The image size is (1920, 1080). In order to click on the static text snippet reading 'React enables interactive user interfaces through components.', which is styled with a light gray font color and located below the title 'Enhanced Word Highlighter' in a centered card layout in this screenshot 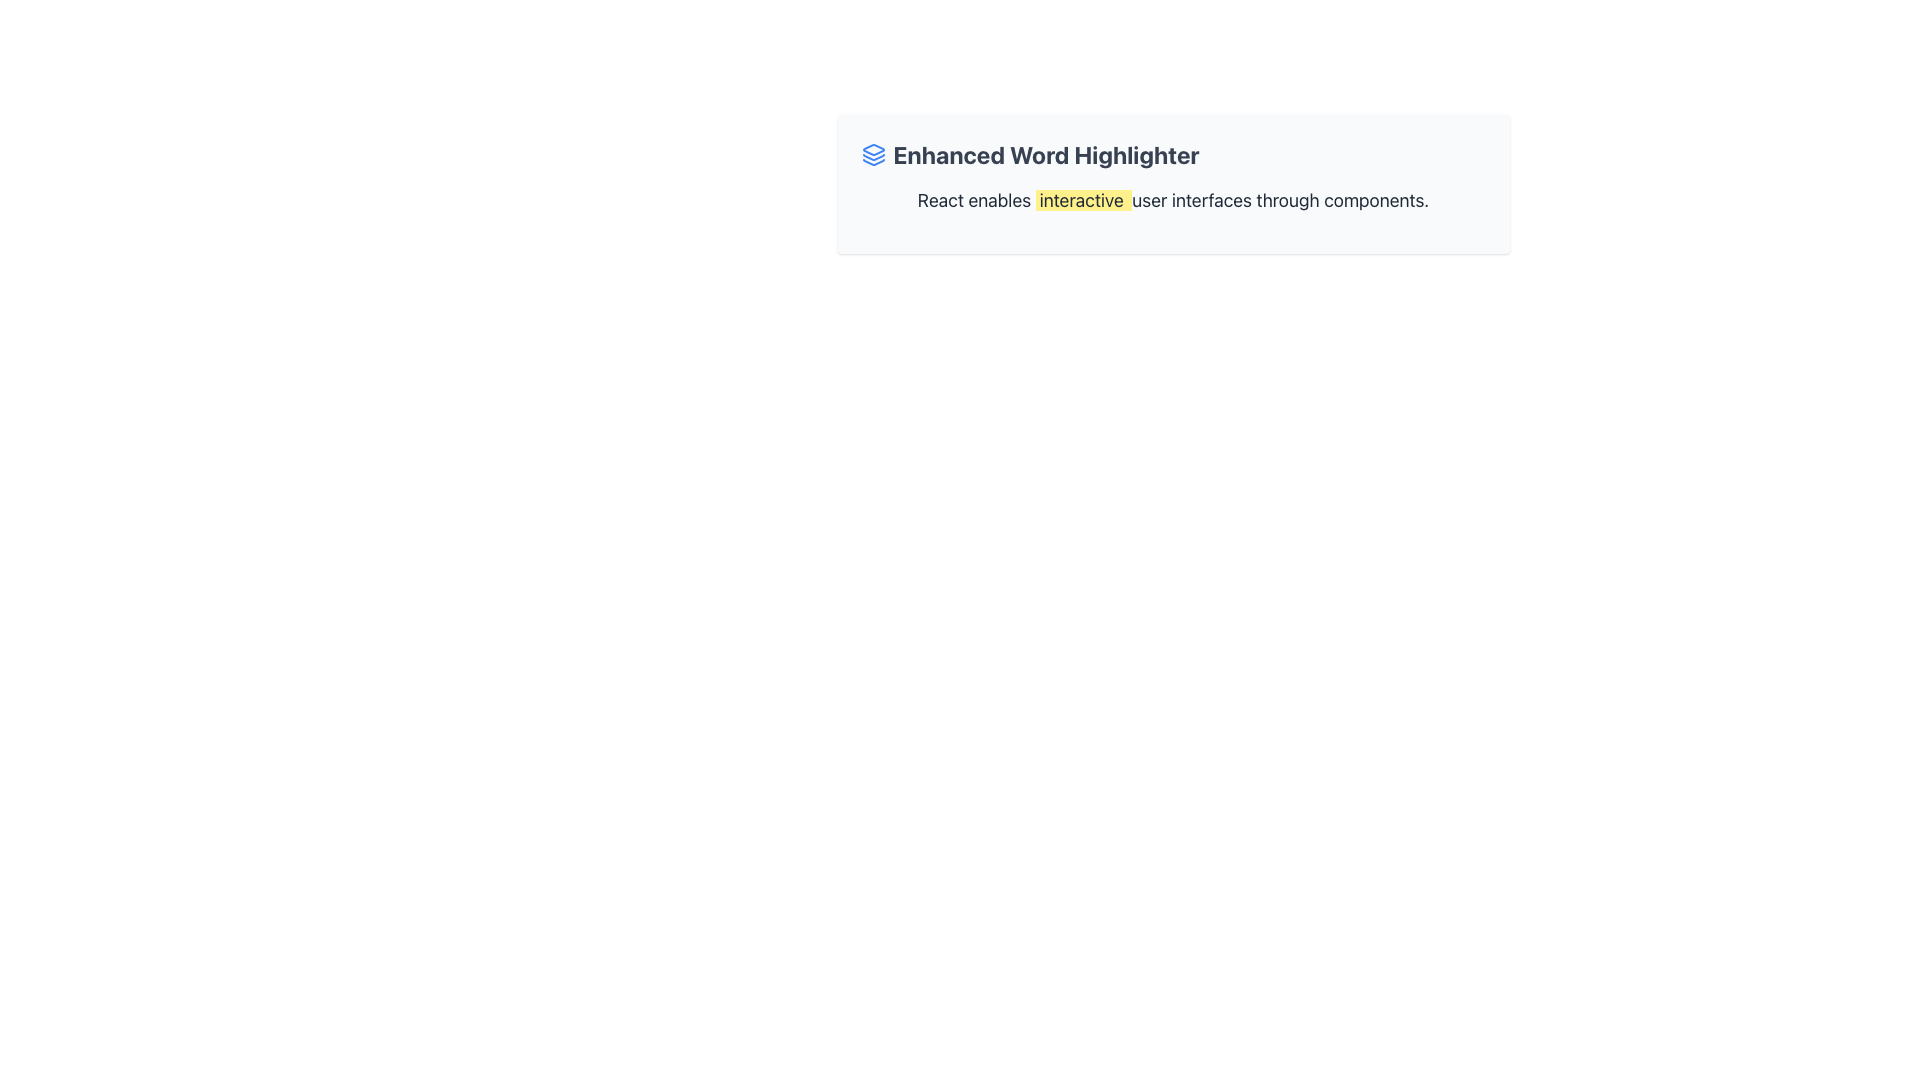, I will do `click(1173, 200)`.